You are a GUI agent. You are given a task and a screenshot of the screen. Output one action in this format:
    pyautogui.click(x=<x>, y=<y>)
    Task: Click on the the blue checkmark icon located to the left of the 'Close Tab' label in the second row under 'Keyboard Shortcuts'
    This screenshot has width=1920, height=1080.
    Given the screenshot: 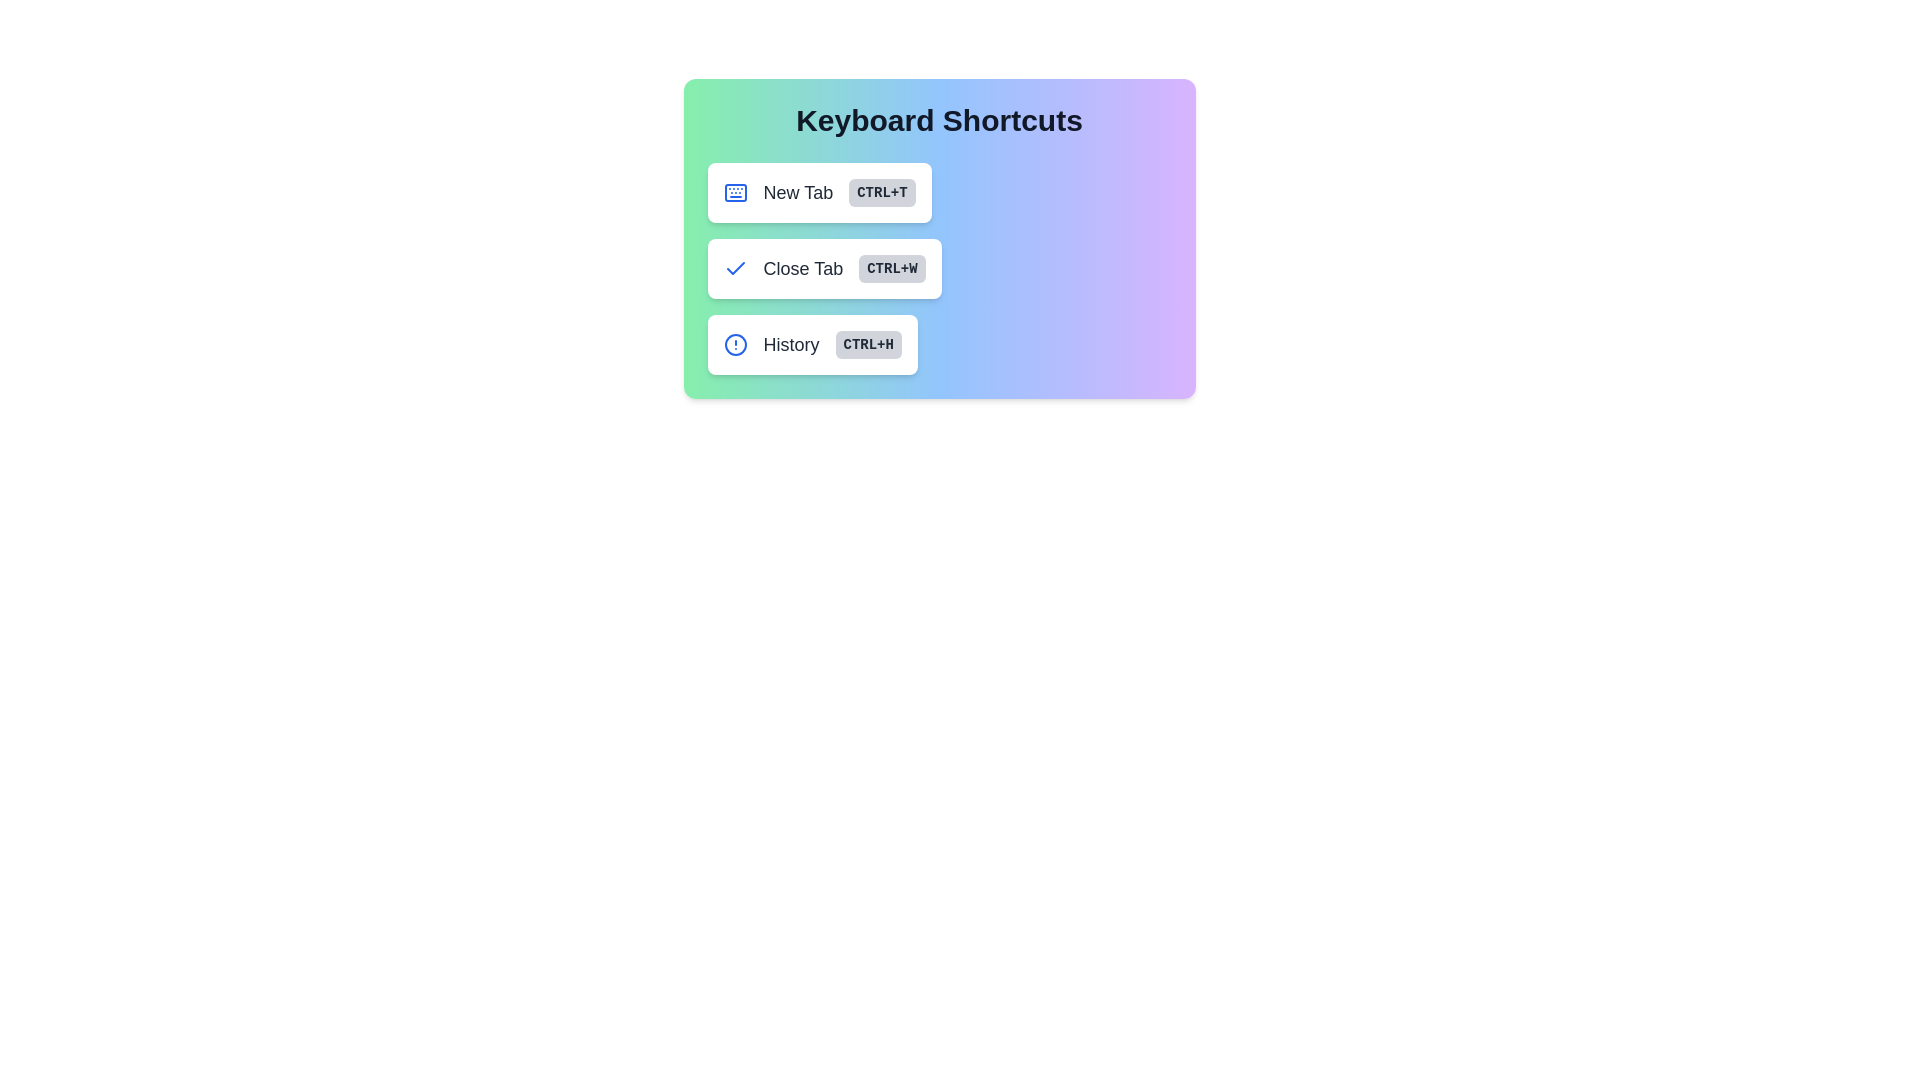 What is the action you would take?
    pyautogui.click(x=734, y=267)
    